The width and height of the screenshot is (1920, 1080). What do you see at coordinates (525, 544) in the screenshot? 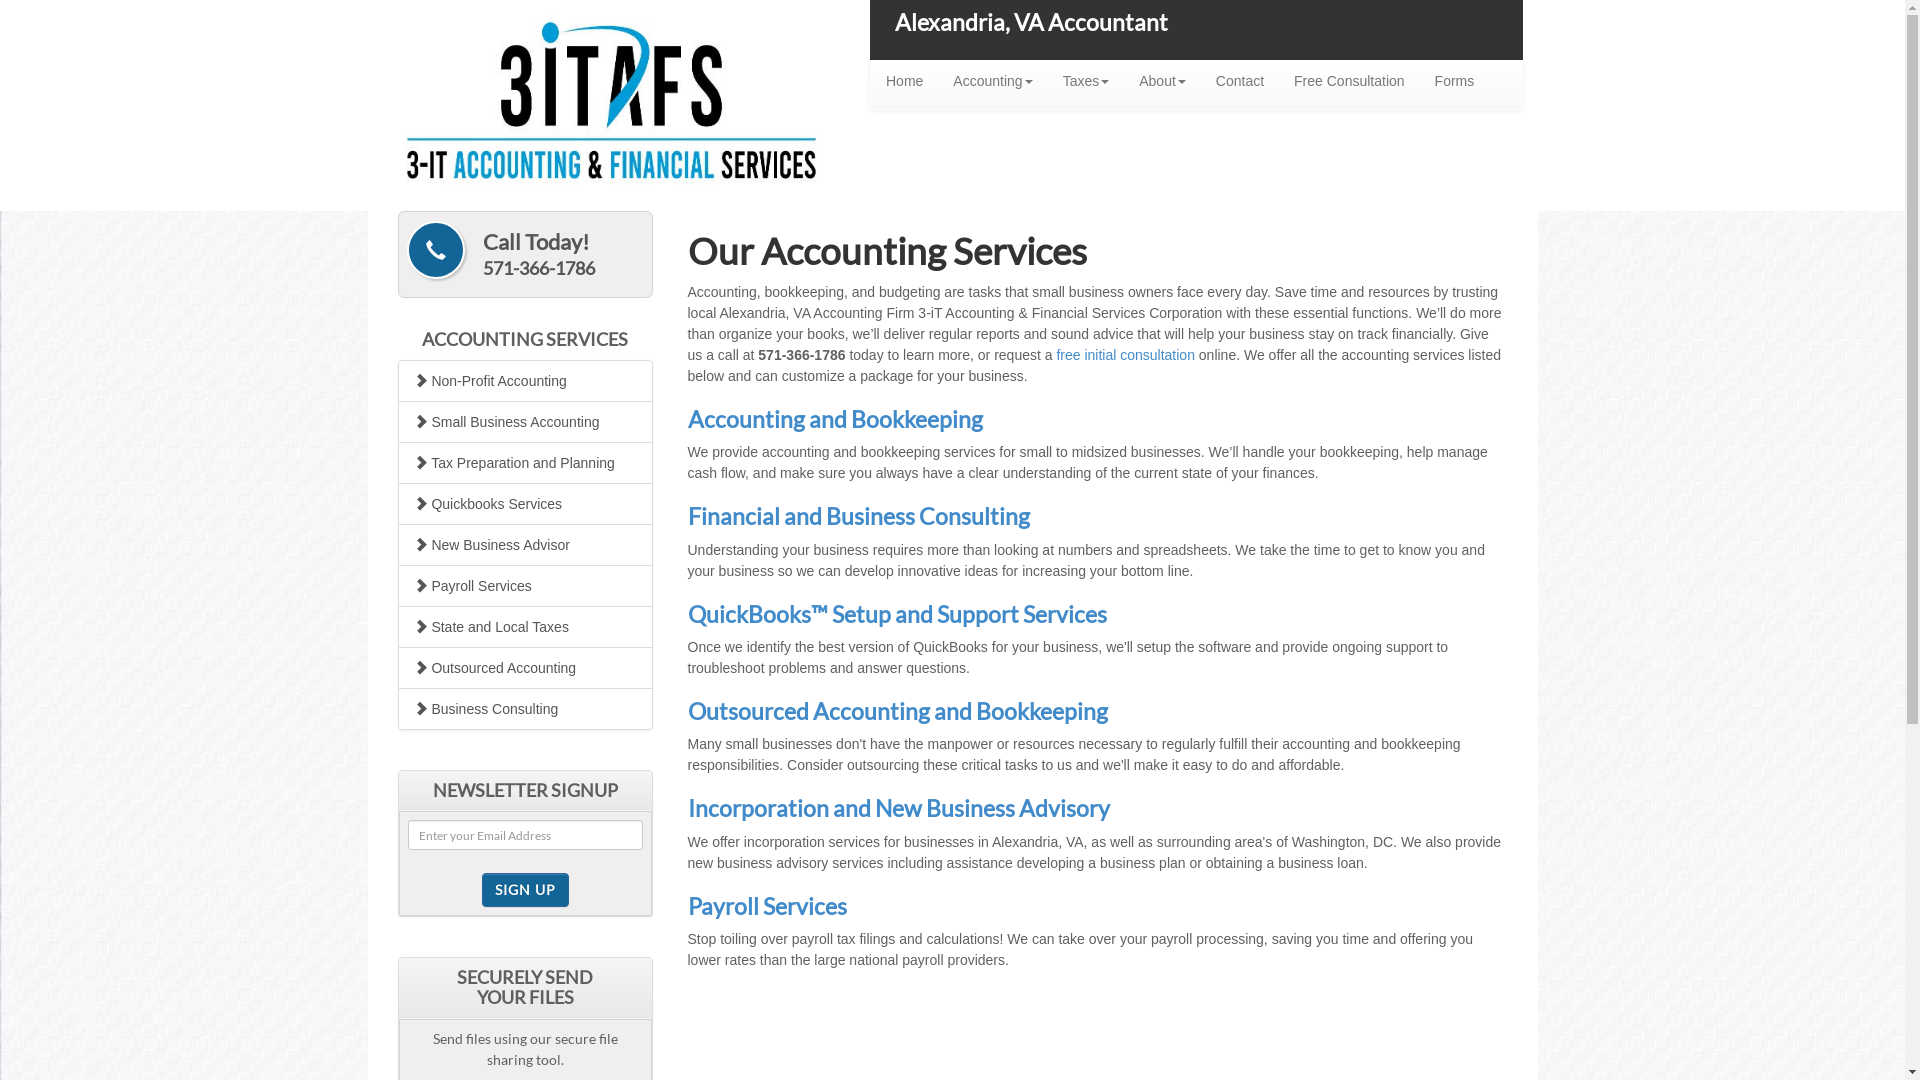
I see `'New Business Advisor'` at bounding box center [525, 544].